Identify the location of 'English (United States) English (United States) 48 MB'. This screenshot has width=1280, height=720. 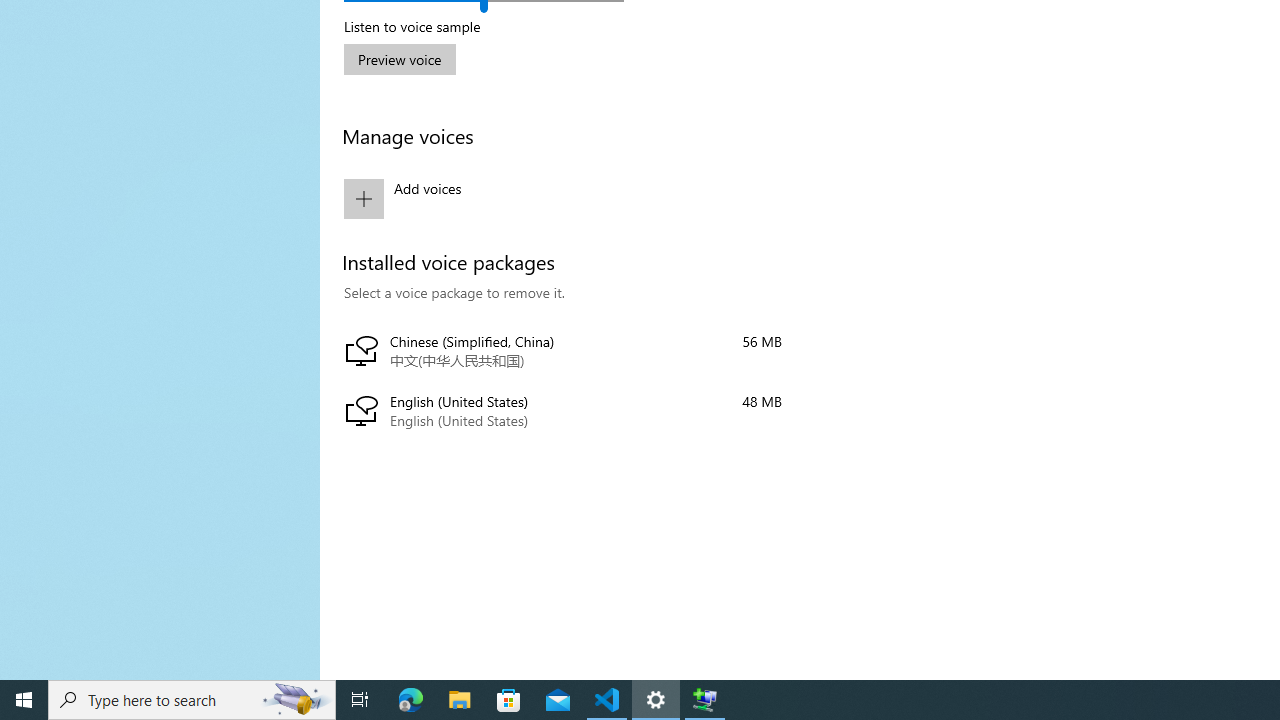
(562, 411).